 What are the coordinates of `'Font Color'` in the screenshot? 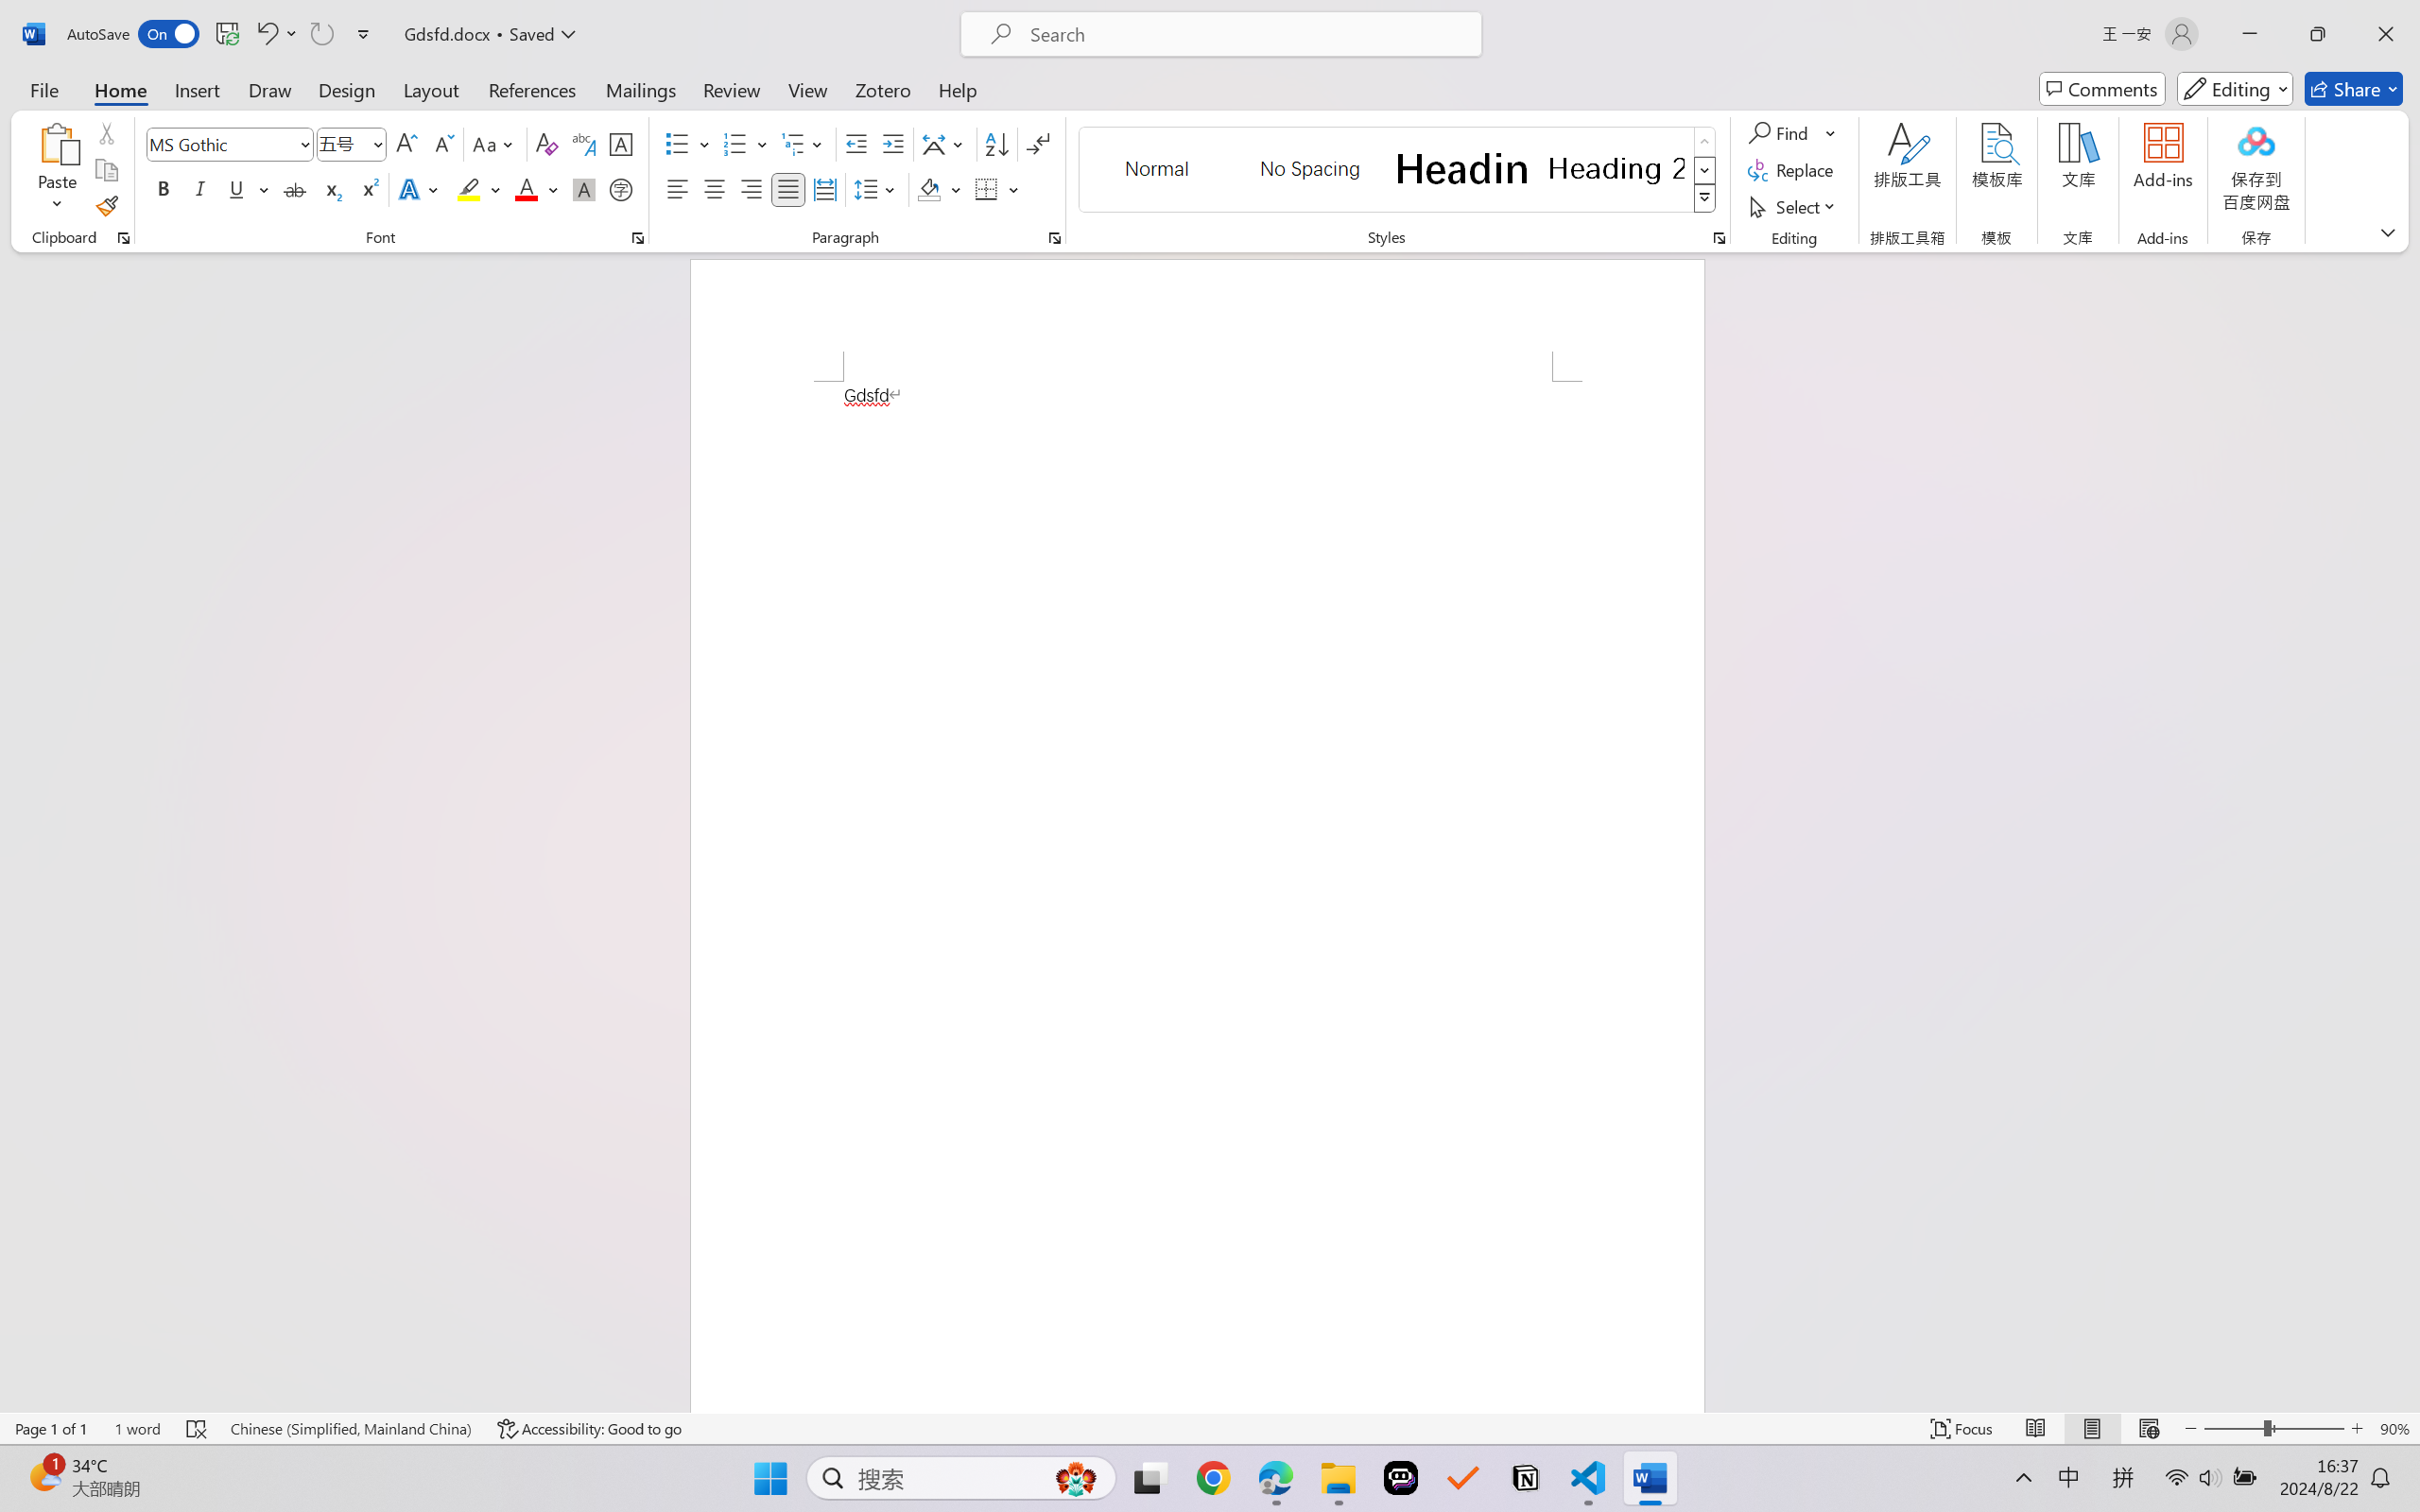 It's located at (536, 188).